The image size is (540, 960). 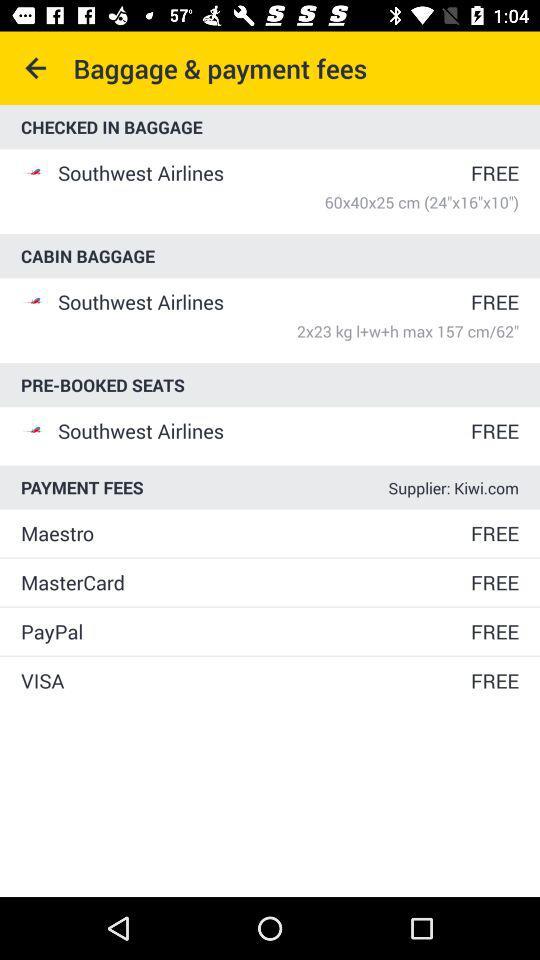 I want to click on the icon to the left of the free item, so click(x=244, y=630).